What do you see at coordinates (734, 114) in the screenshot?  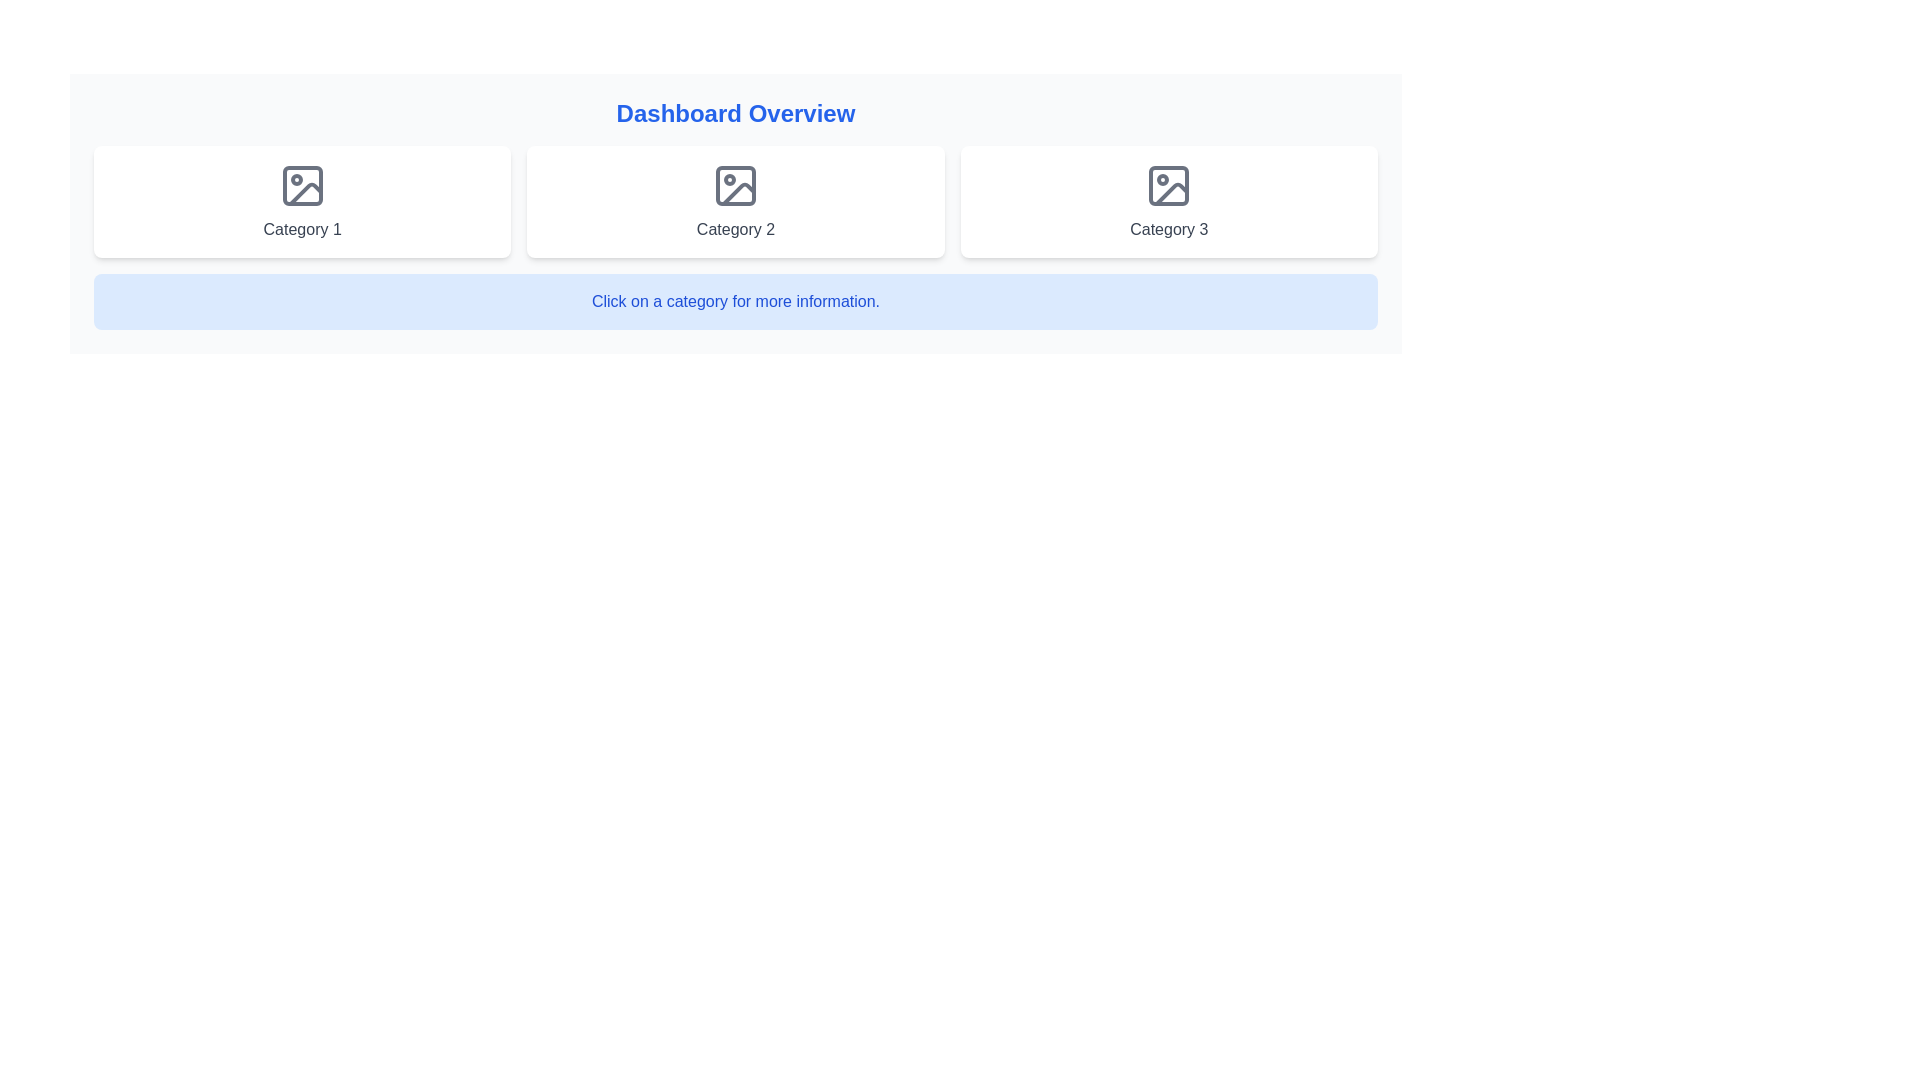 I see `displayed text of the prominent blue Heading text element located near the top center of the interface, above three category cards` at bounding box center [734, 114].